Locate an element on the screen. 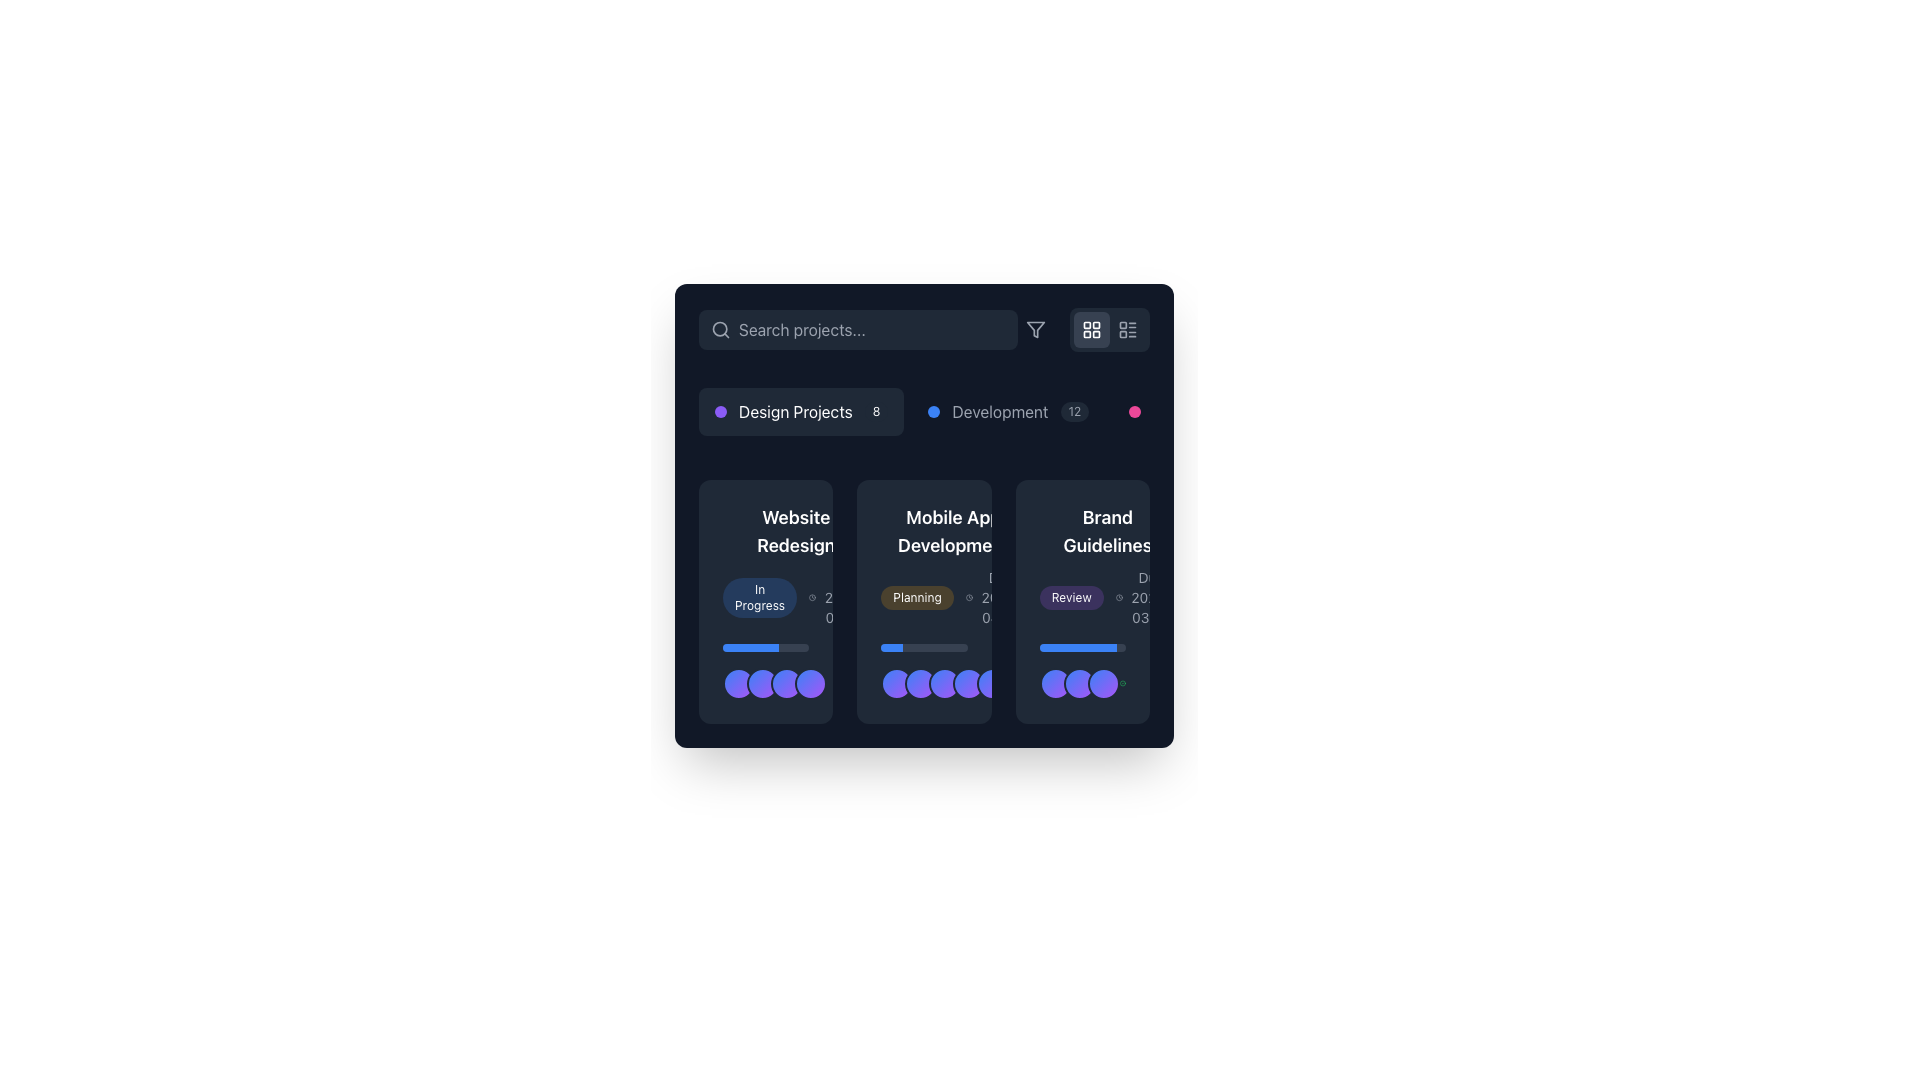 The image size is (1920, 1080). the representation of the first circular graphical component in the horizontal sequence, which has a gradient from blue to purple and a gray outer border, located below the 'Mobile App Development' card is located at coordinates (896, 682).